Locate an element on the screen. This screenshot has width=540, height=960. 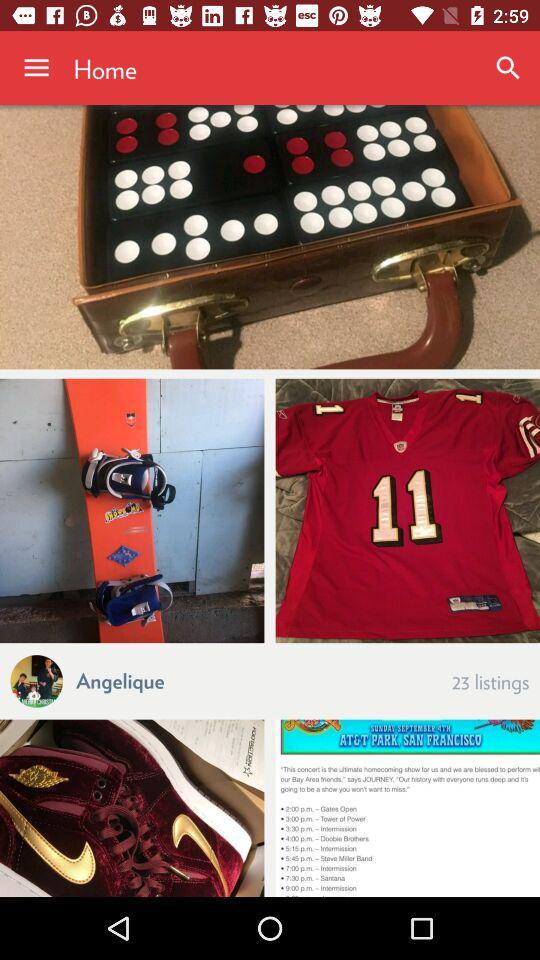
angelique item is located at coordinates (120, 679).